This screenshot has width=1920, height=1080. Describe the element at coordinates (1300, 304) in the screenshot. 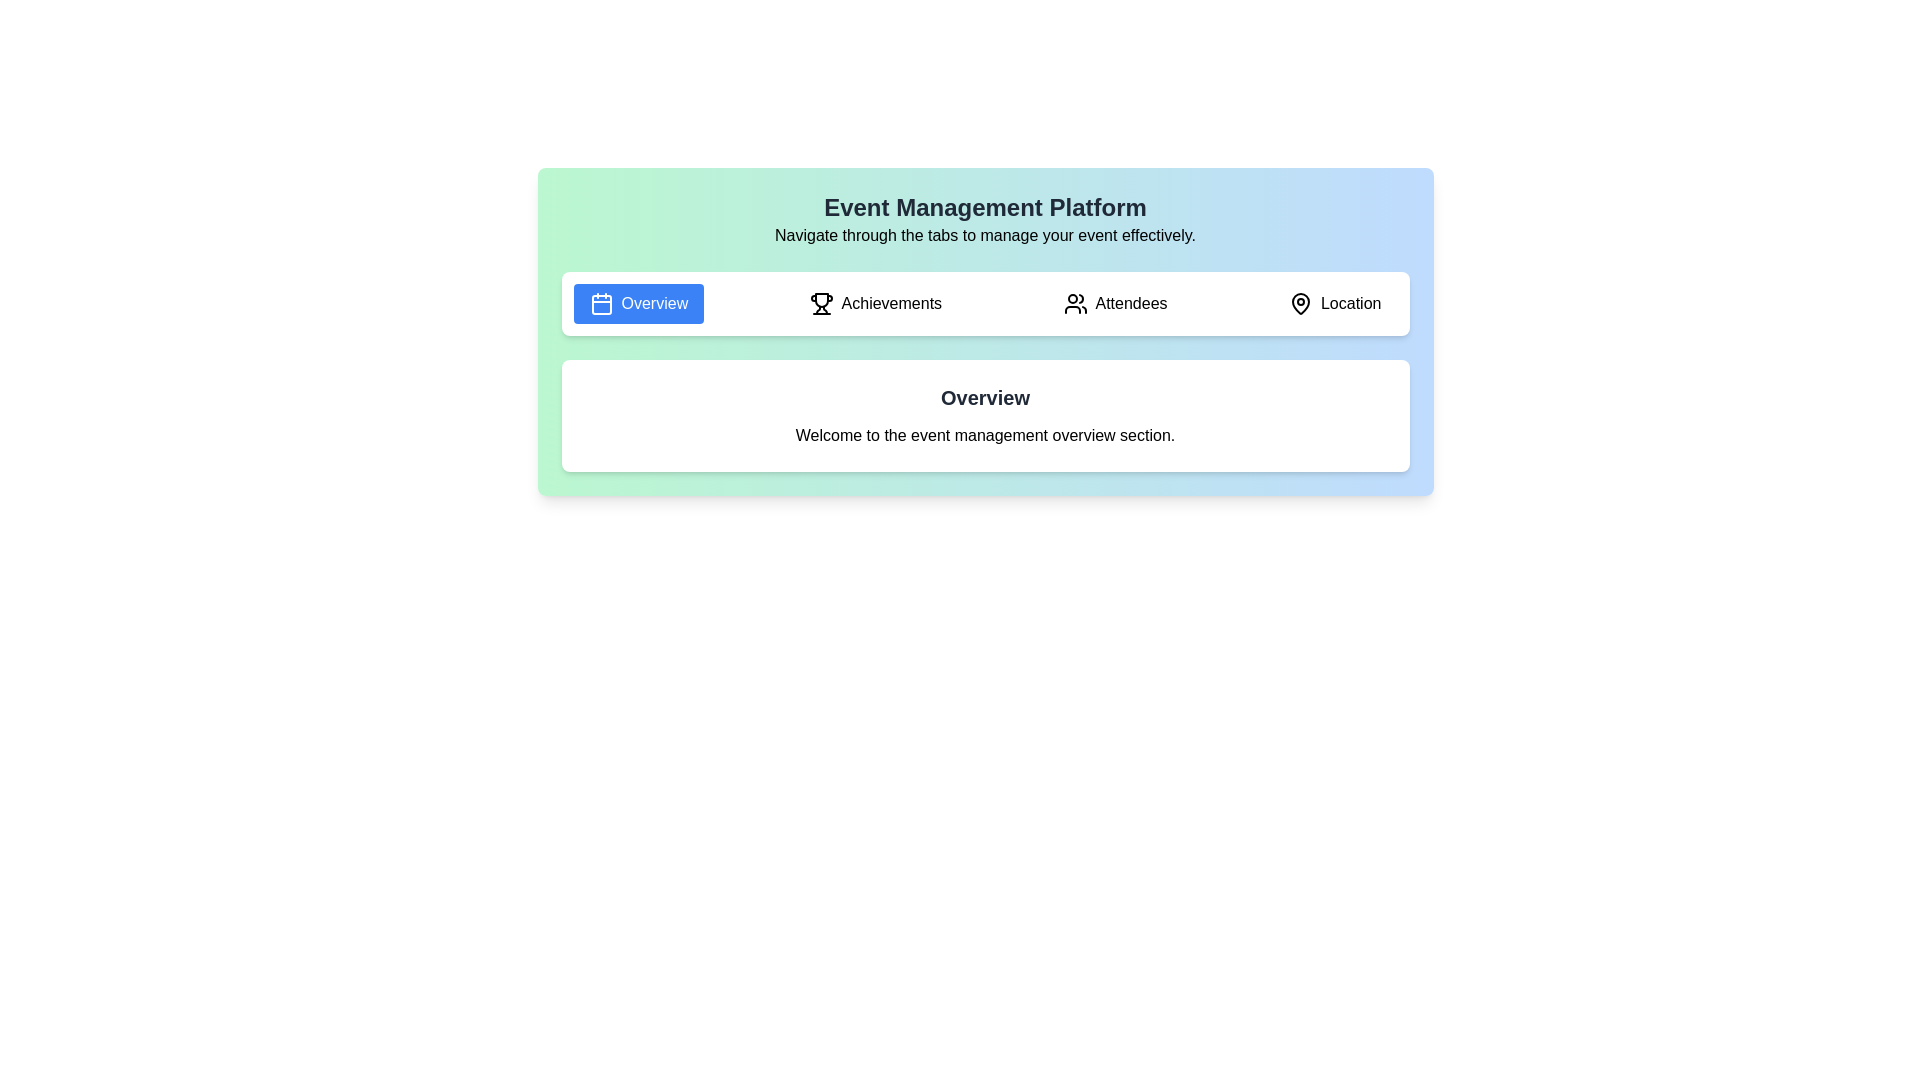

I see `the pin icon located in the fourth tab of the navigation bar, positioned on the left side next to the 'Location' label text` at that location.